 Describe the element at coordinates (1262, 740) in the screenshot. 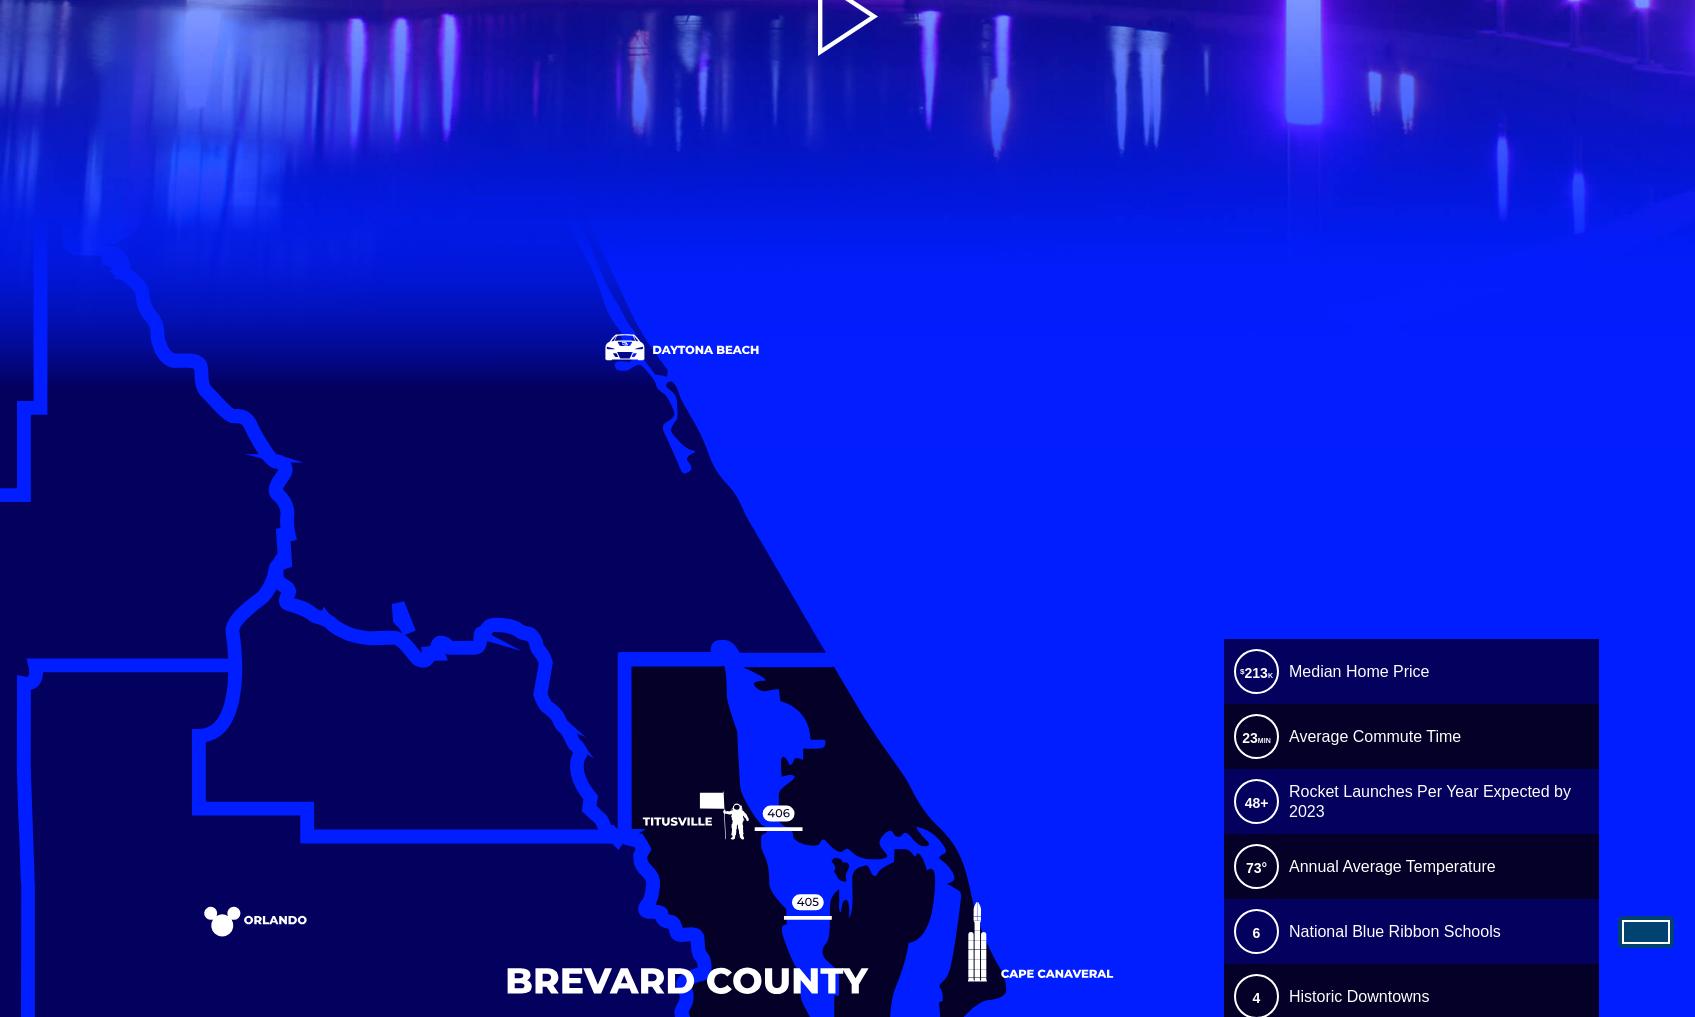

I see `'MIN'` at that location.